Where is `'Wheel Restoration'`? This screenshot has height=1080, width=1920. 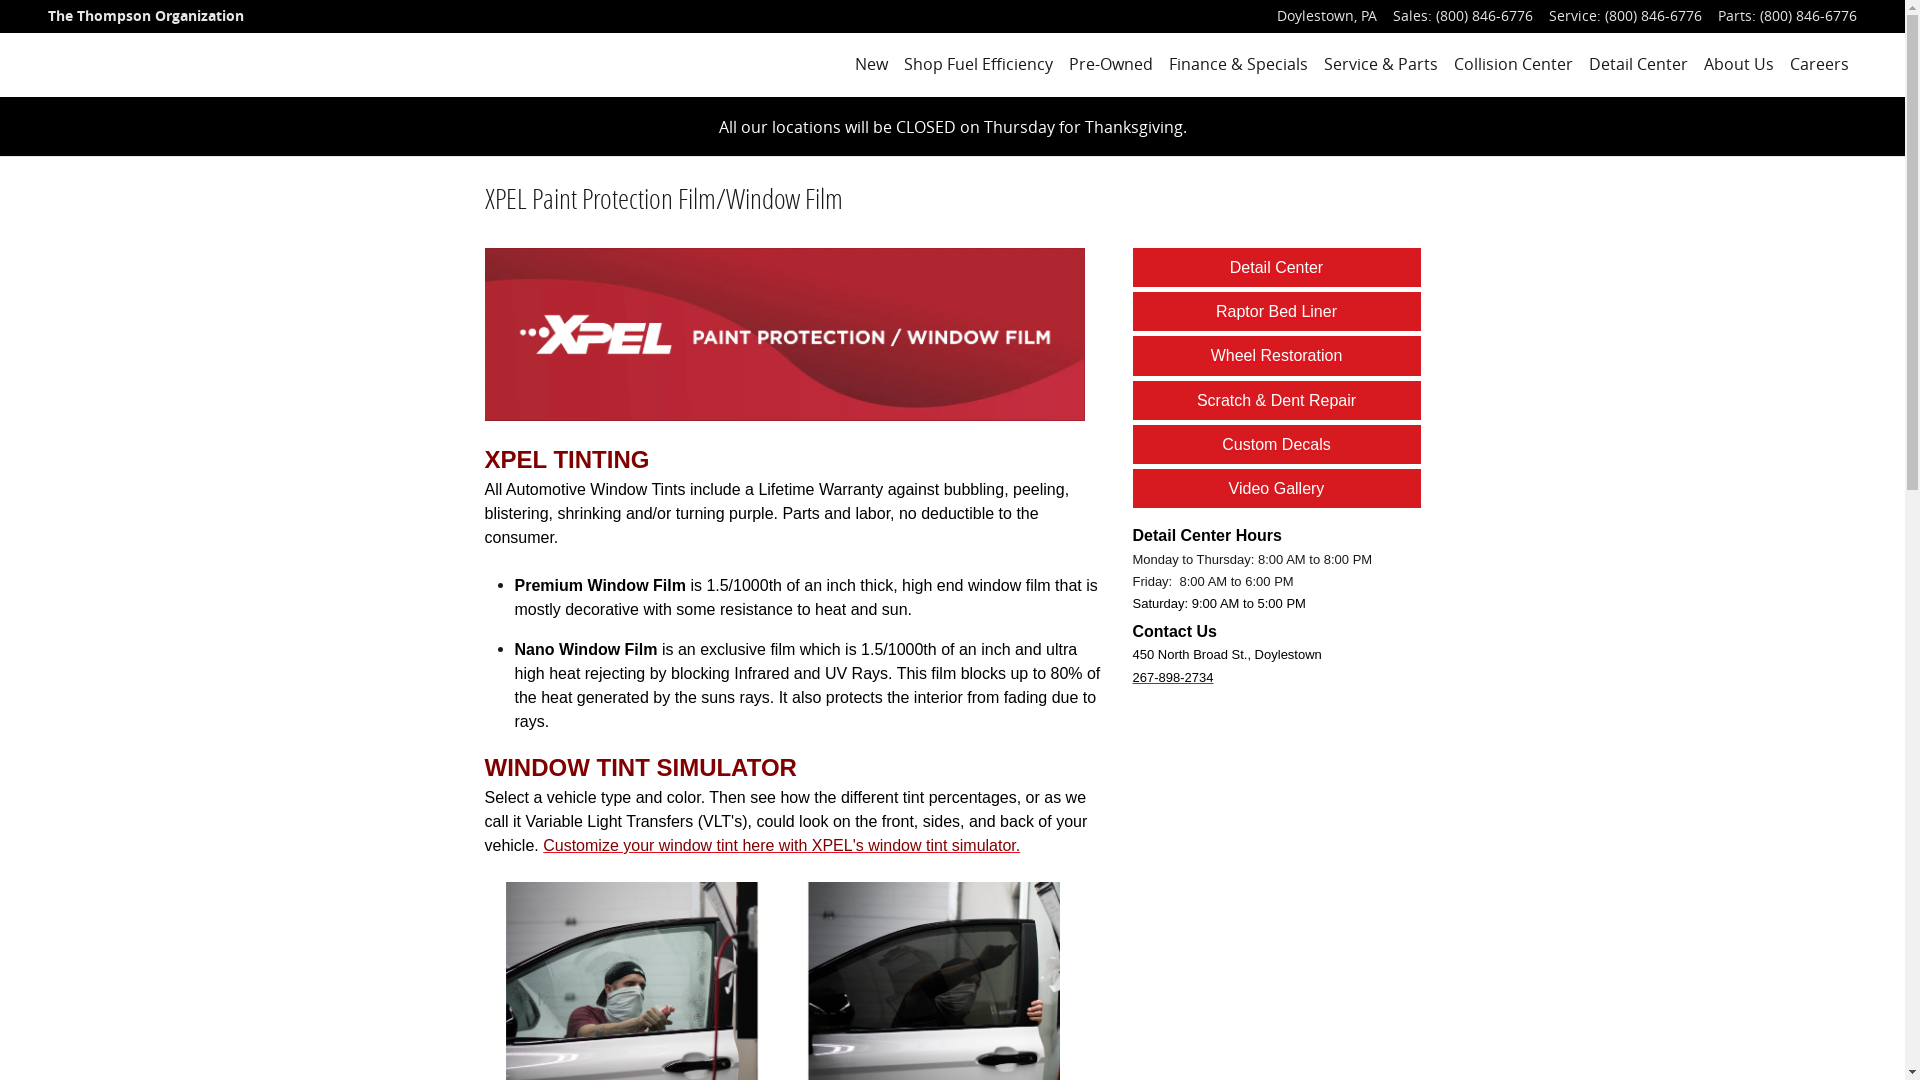 'Wheel Restoration' is located at coordinates (1275, 354).